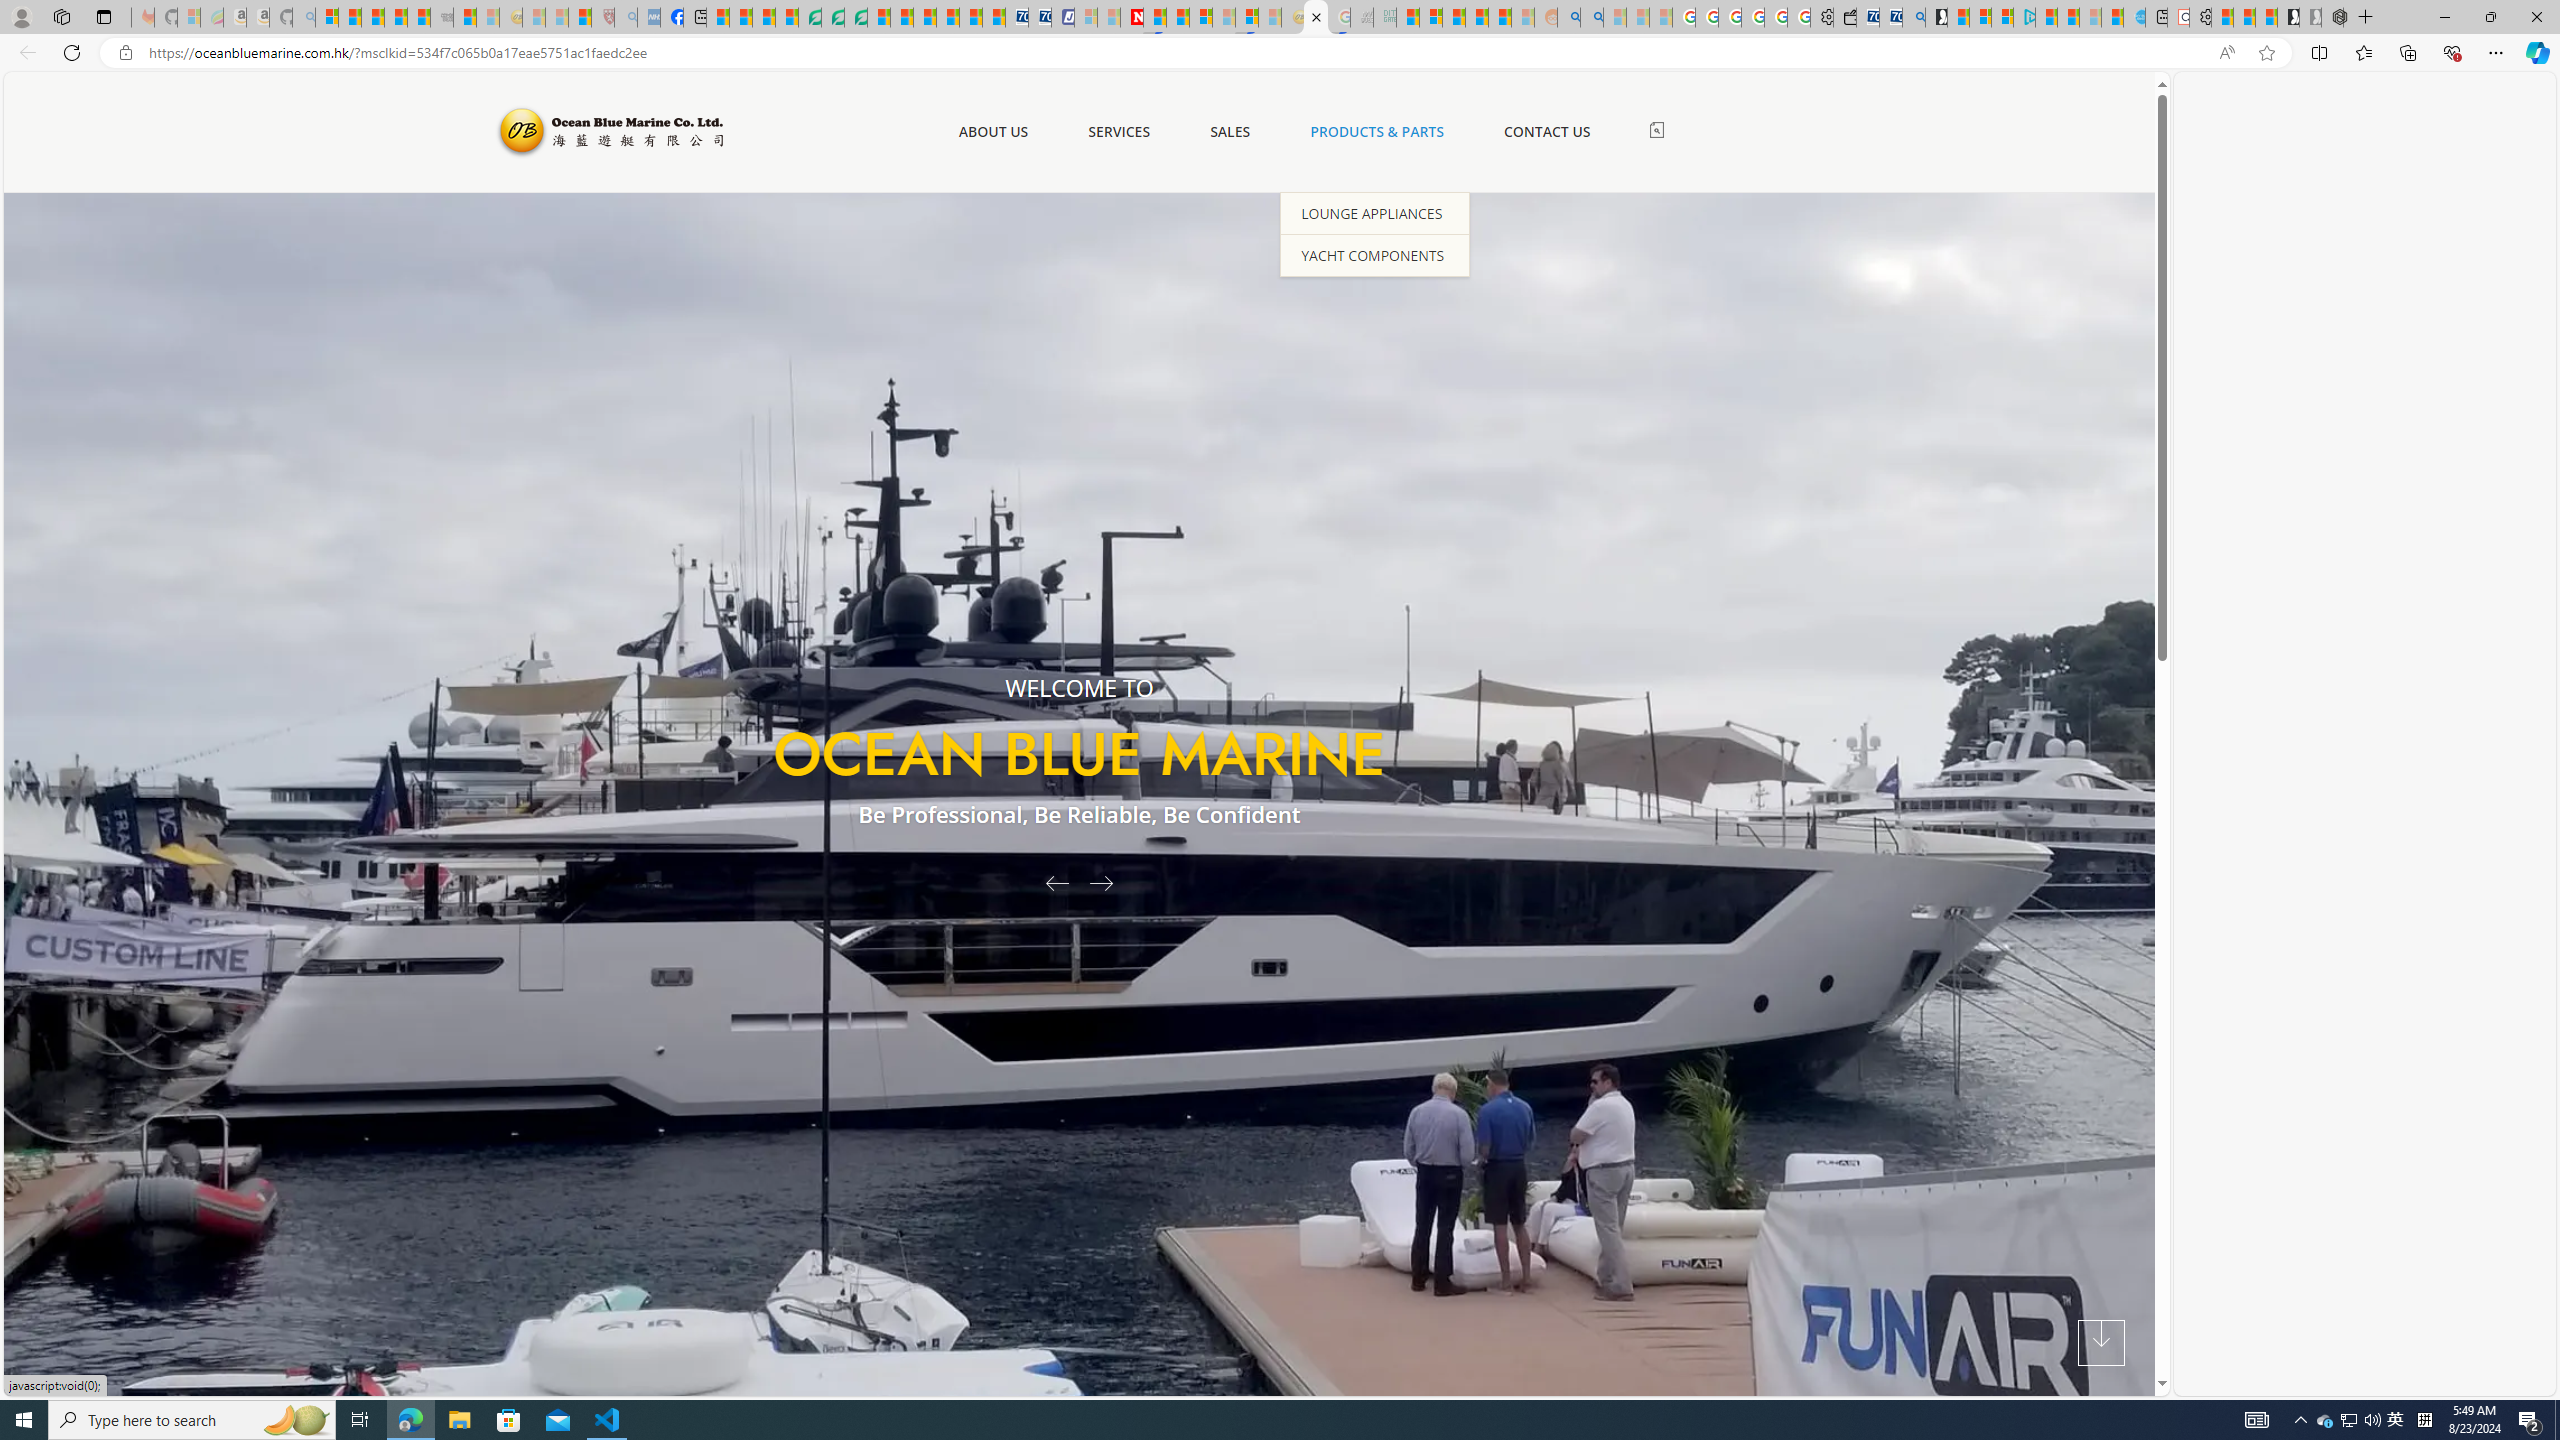 The width and height of the screenshot is (2560, 1440). What do you see at coordinates (992, 131) in the screenshot?
I see `'ABOUT US'` at bounding box center [992, 131].